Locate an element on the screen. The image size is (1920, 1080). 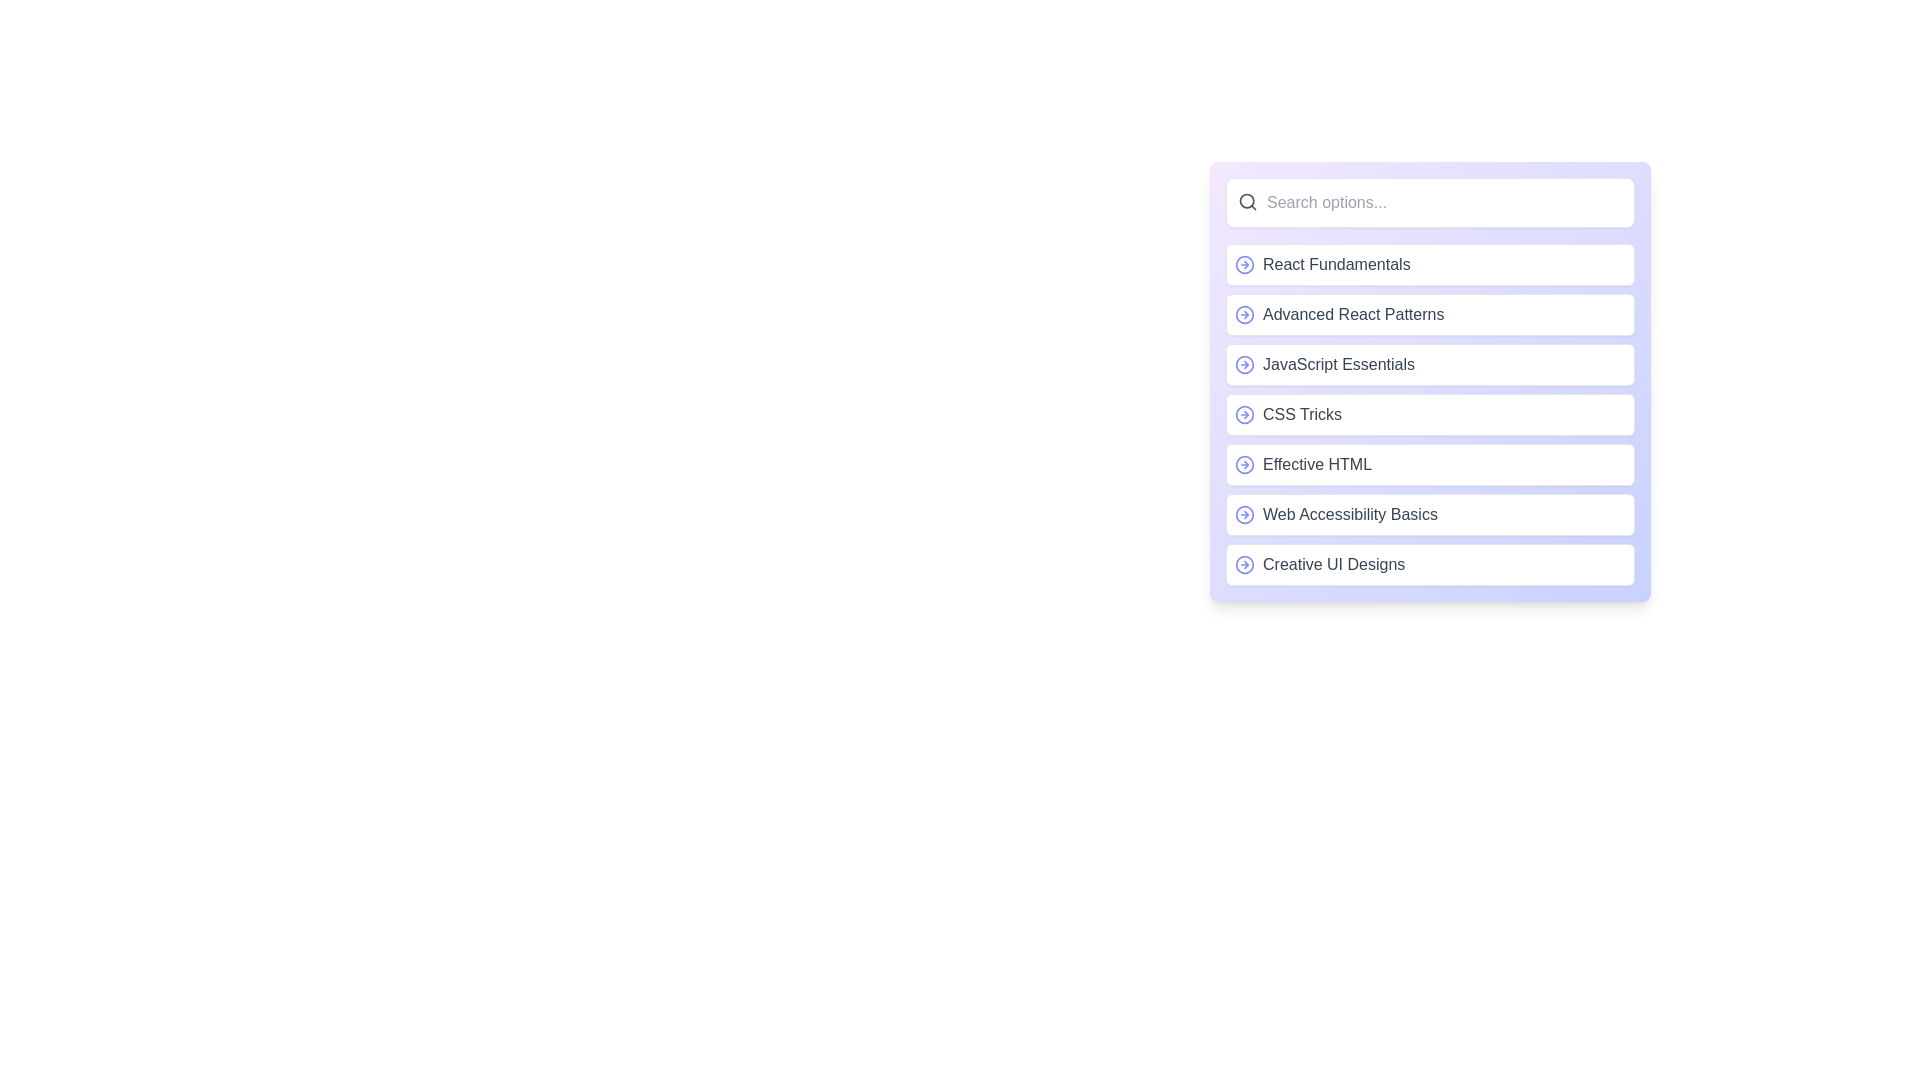
the Graphical Icon Component is located at coordinates (1243, 264).